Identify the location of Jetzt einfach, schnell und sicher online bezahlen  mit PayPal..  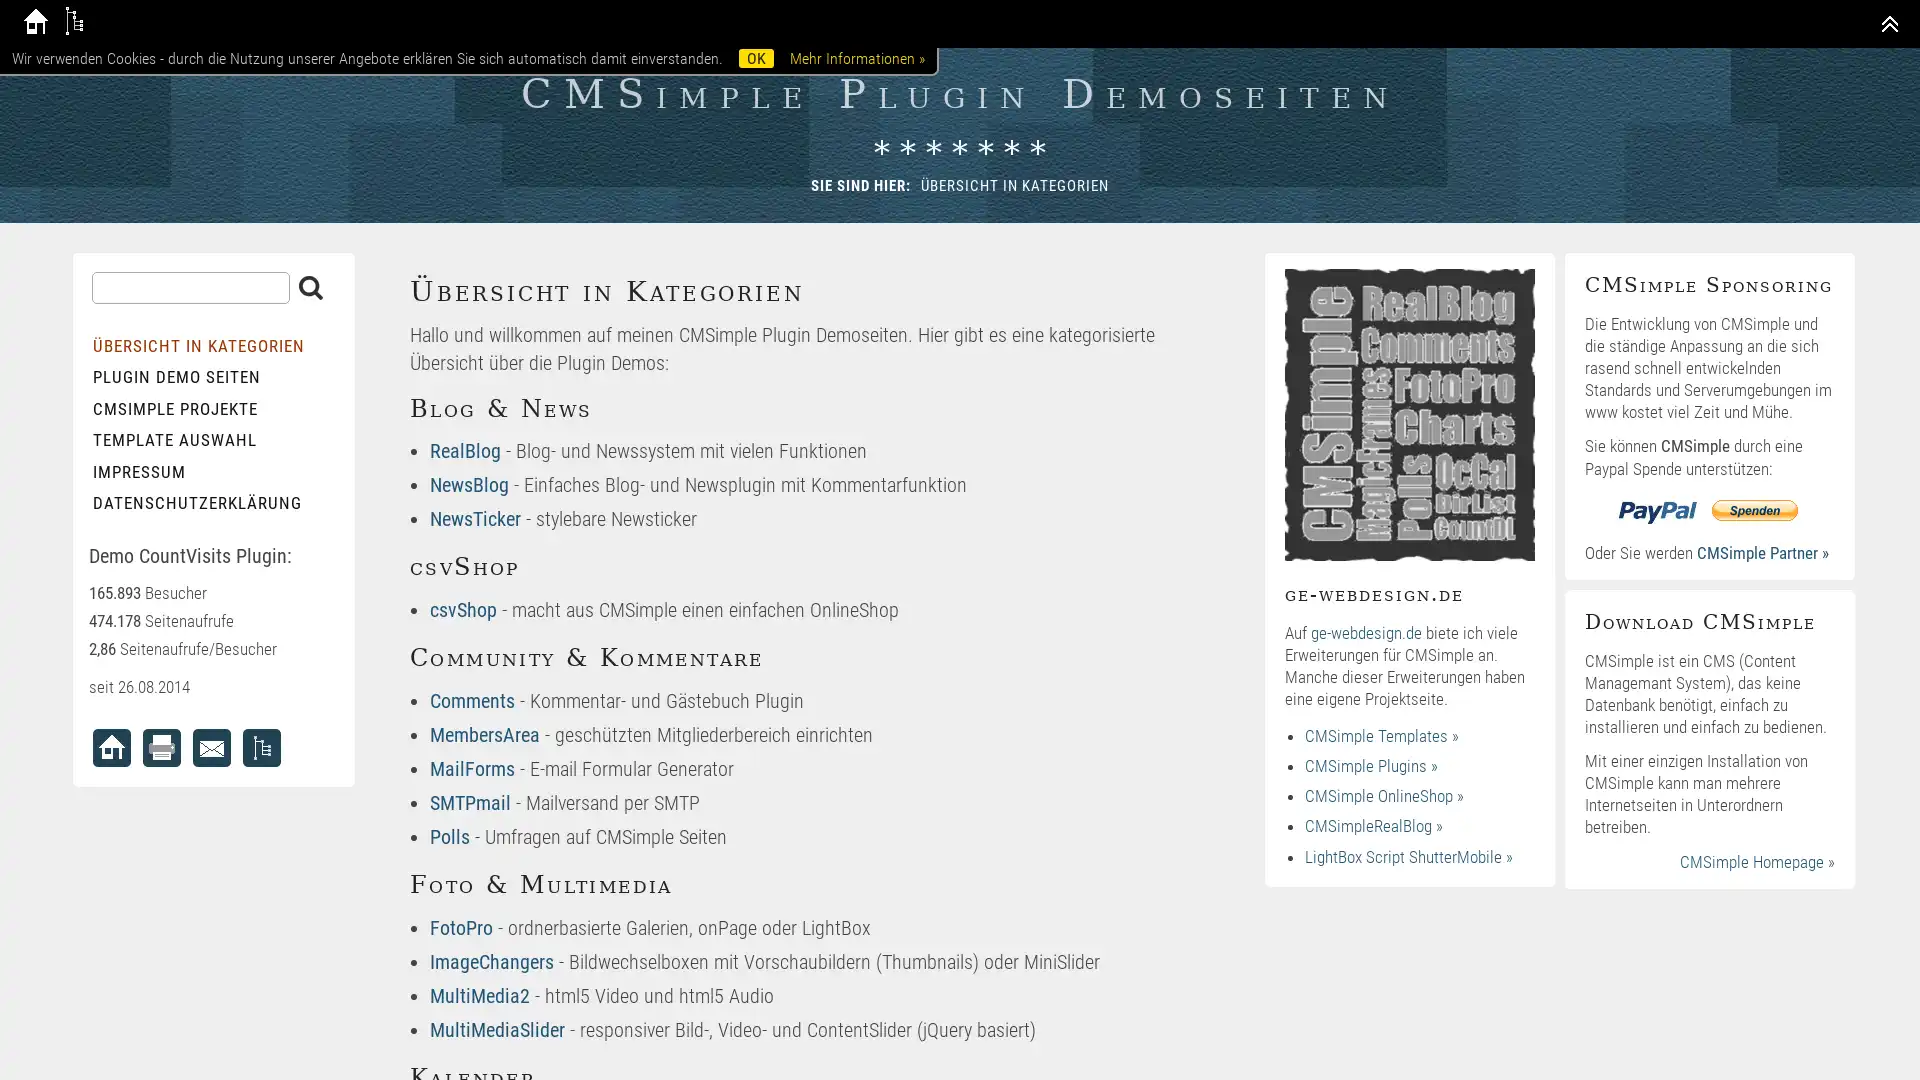
(1708, 508).